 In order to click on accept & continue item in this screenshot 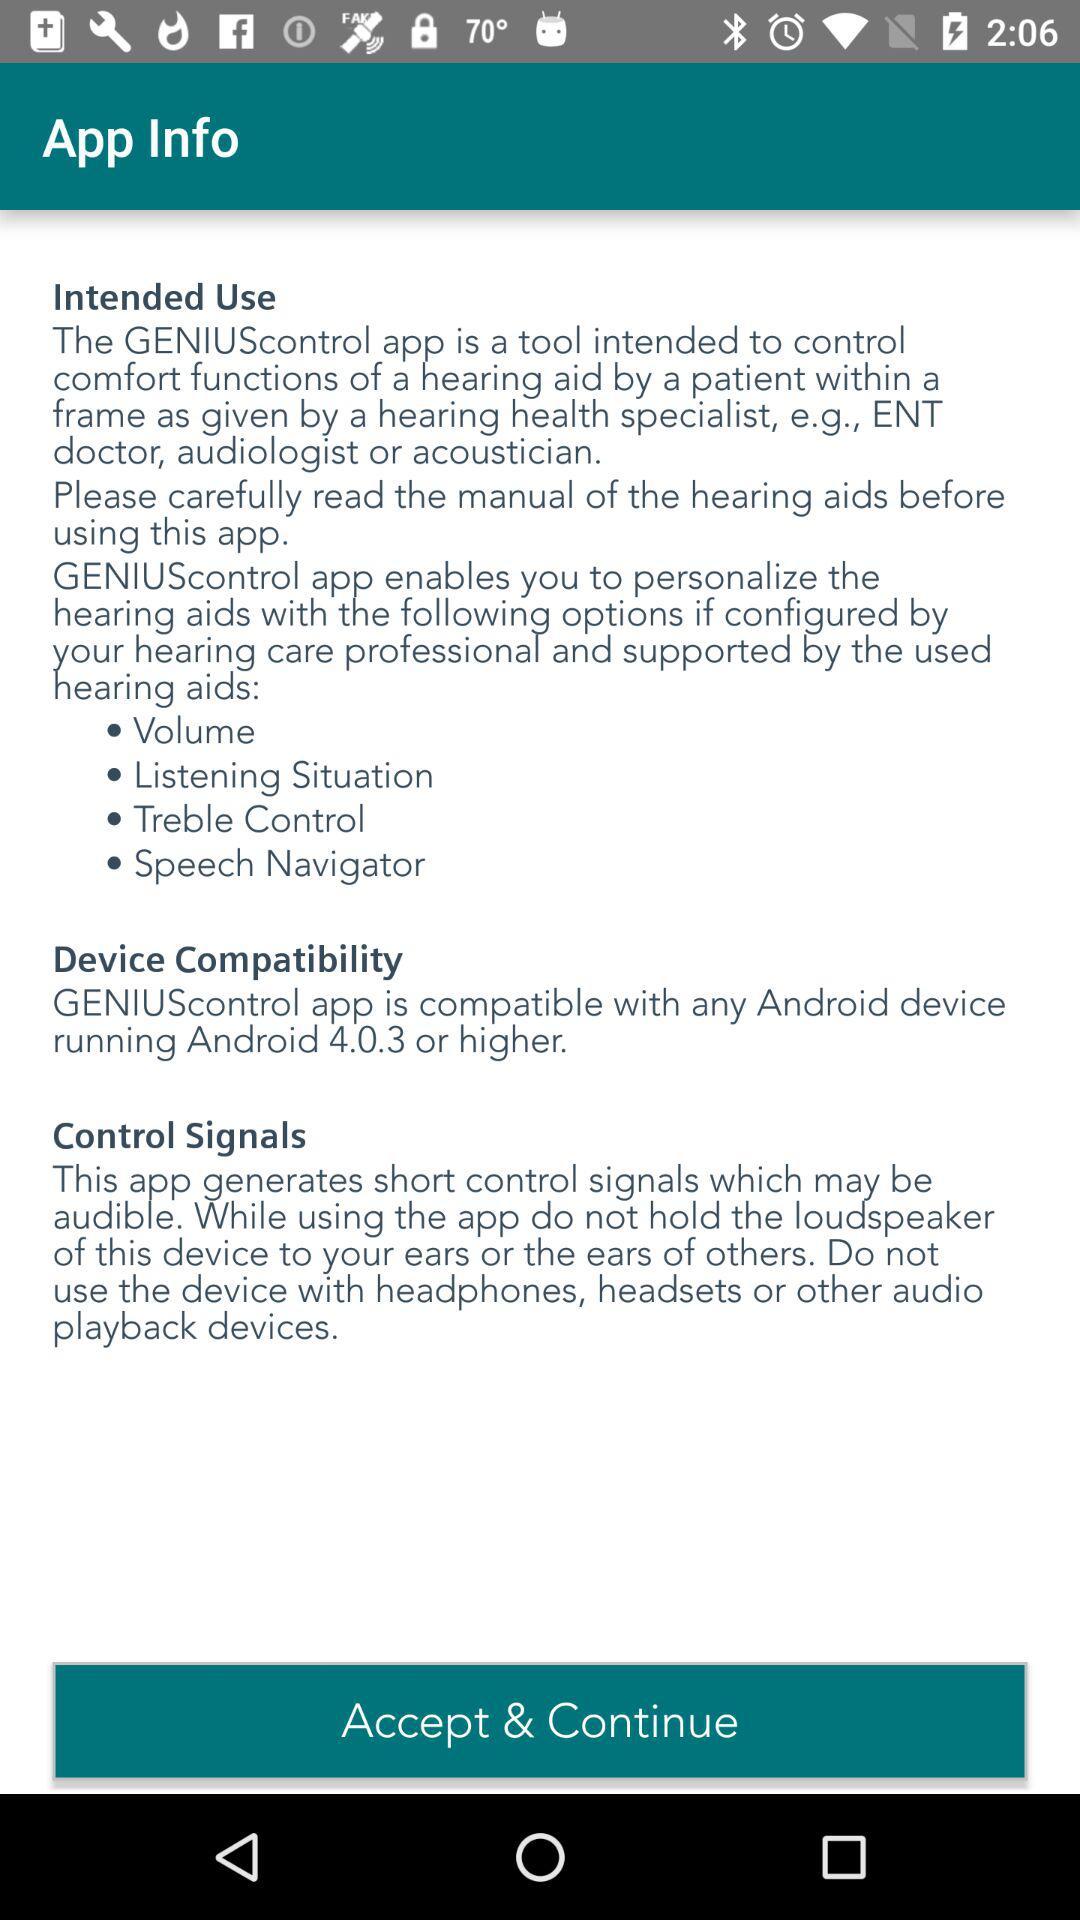, I will do `click(540, 1720)`.